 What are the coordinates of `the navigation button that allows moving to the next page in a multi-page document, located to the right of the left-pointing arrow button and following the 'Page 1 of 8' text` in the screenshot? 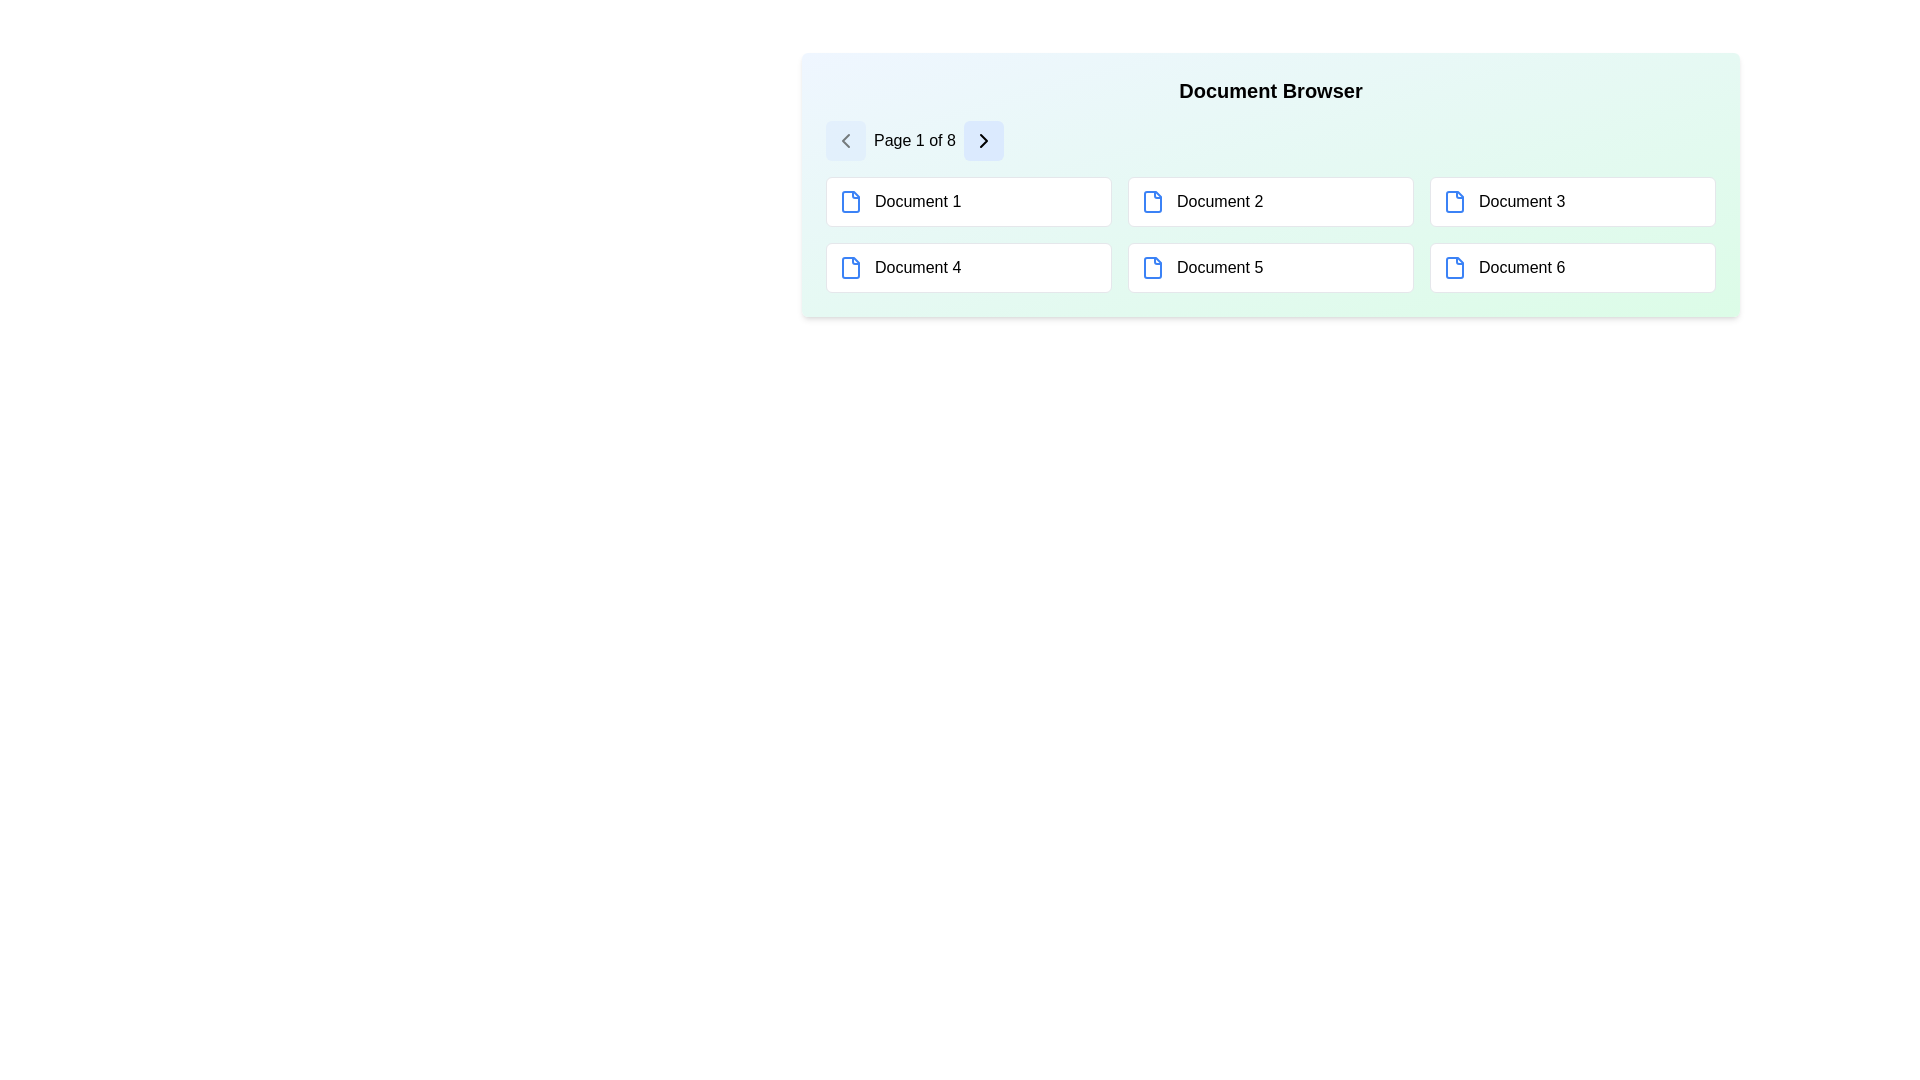 It's located at (983, 140).